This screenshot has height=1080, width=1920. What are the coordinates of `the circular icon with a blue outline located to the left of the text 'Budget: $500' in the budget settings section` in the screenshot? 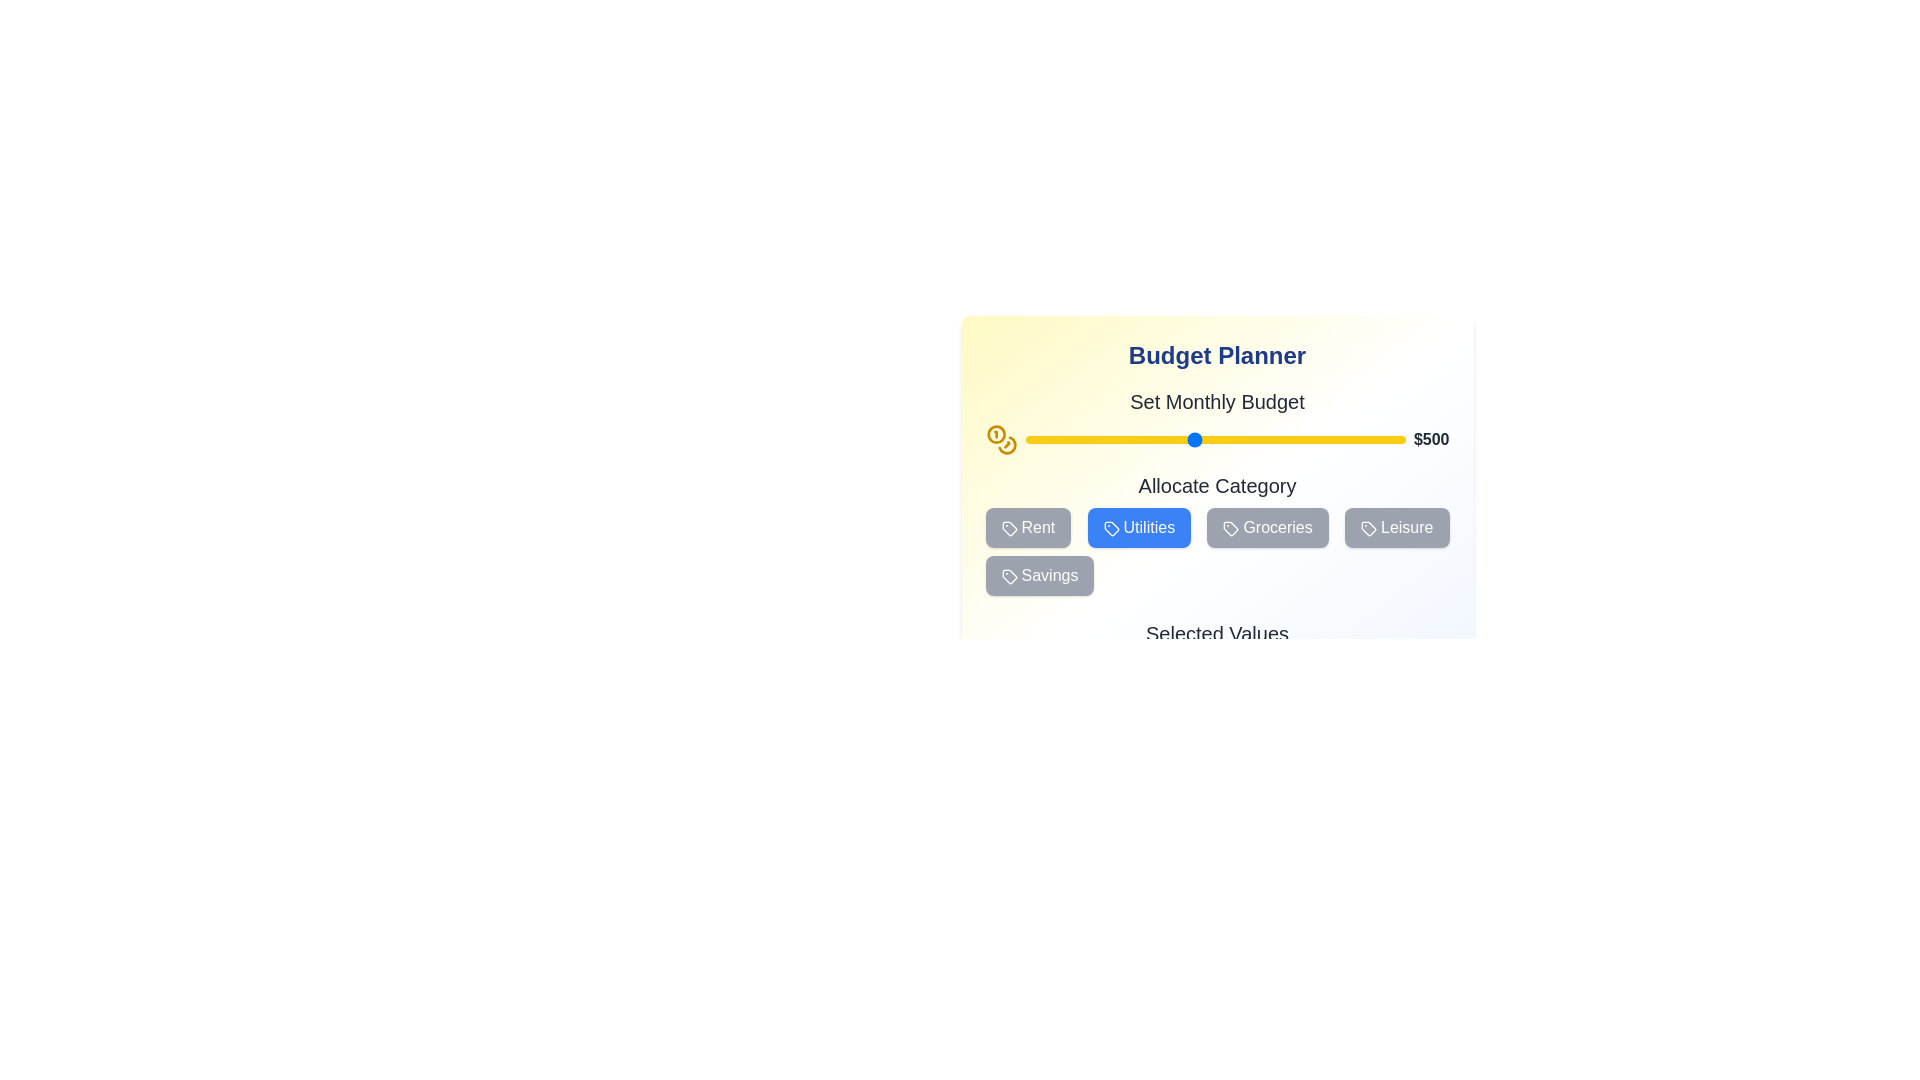 It's located at (997, 675).